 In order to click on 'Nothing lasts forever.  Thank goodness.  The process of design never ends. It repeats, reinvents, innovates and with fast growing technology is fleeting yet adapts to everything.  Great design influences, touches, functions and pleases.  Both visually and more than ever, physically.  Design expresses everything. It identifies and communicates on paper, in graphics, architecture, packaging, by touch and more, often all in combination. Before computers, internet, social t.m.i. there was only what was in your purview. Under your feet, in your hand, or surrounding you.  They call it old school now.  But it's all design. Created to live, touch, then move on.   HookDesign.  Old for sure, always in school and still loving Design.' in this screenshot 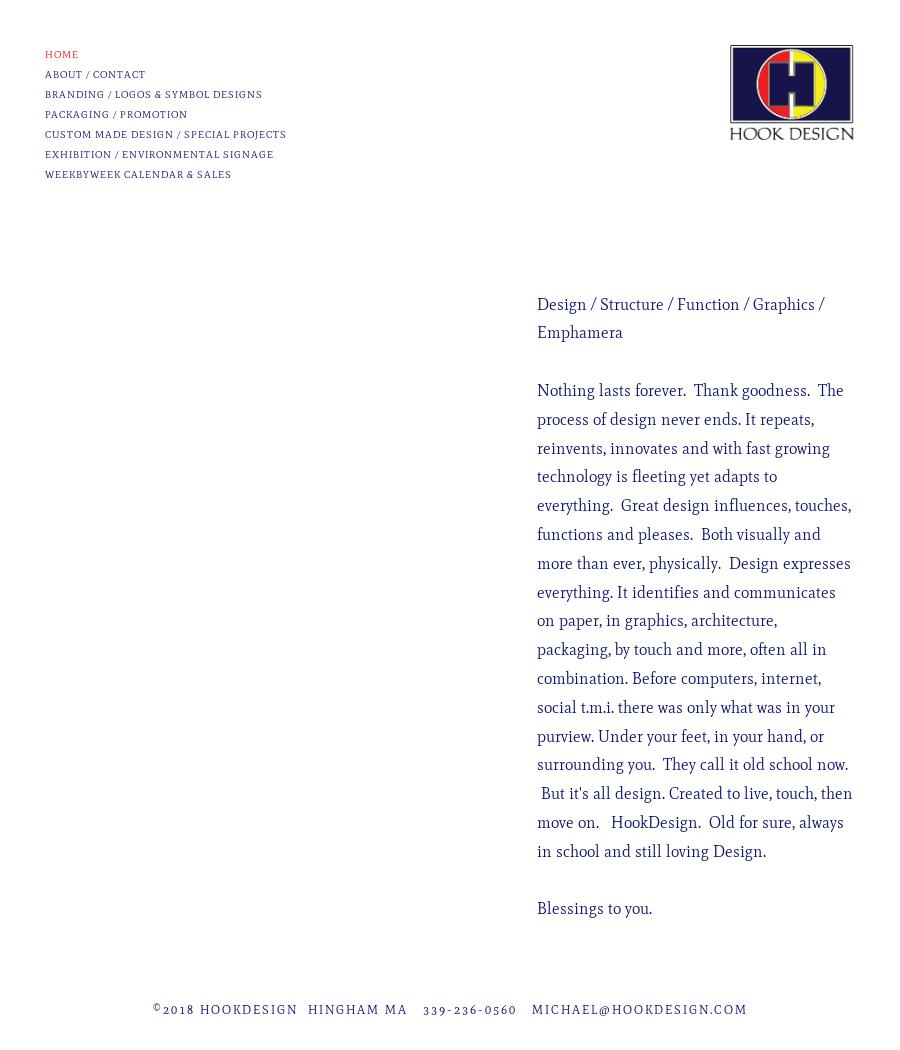, I will do `click(693, 620)`.